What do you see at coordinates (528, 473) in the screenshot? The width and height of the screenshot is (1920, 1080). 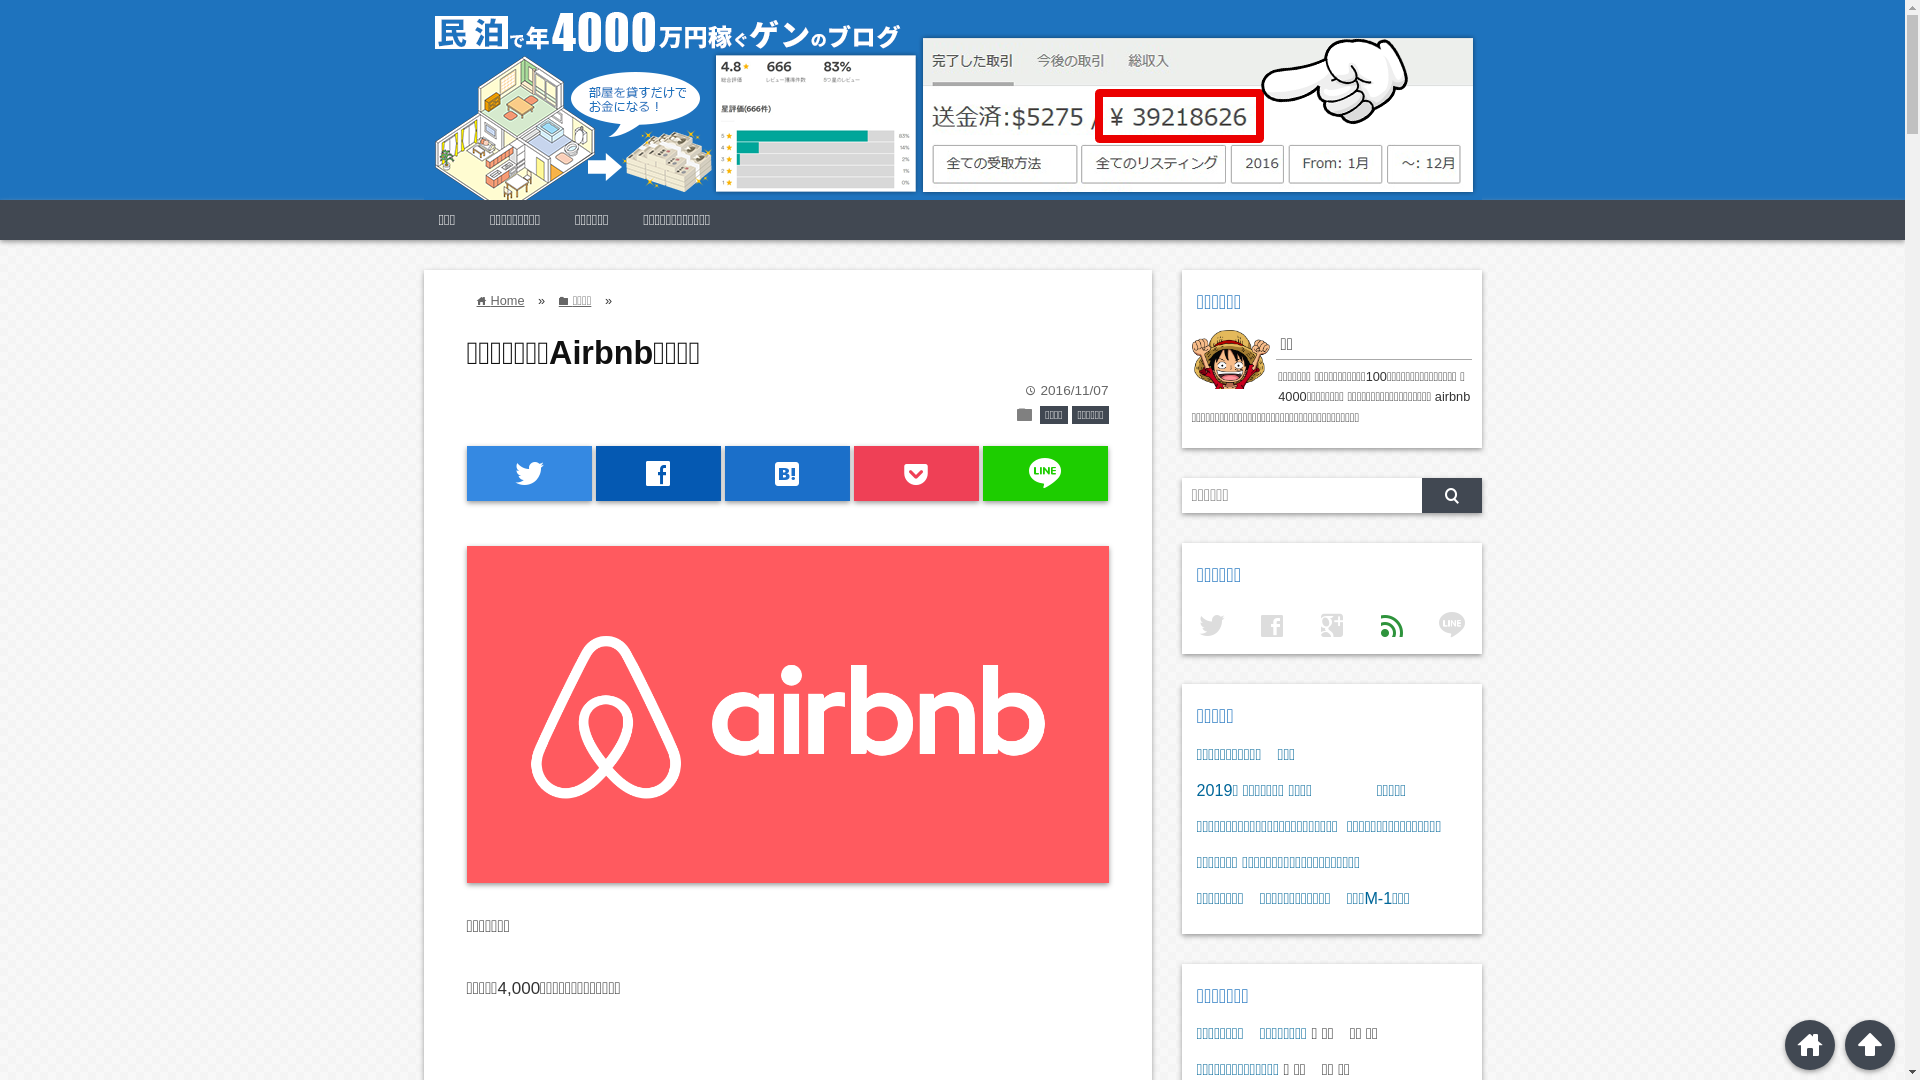 I see `'twitter'` at bounding box center [528, 473].